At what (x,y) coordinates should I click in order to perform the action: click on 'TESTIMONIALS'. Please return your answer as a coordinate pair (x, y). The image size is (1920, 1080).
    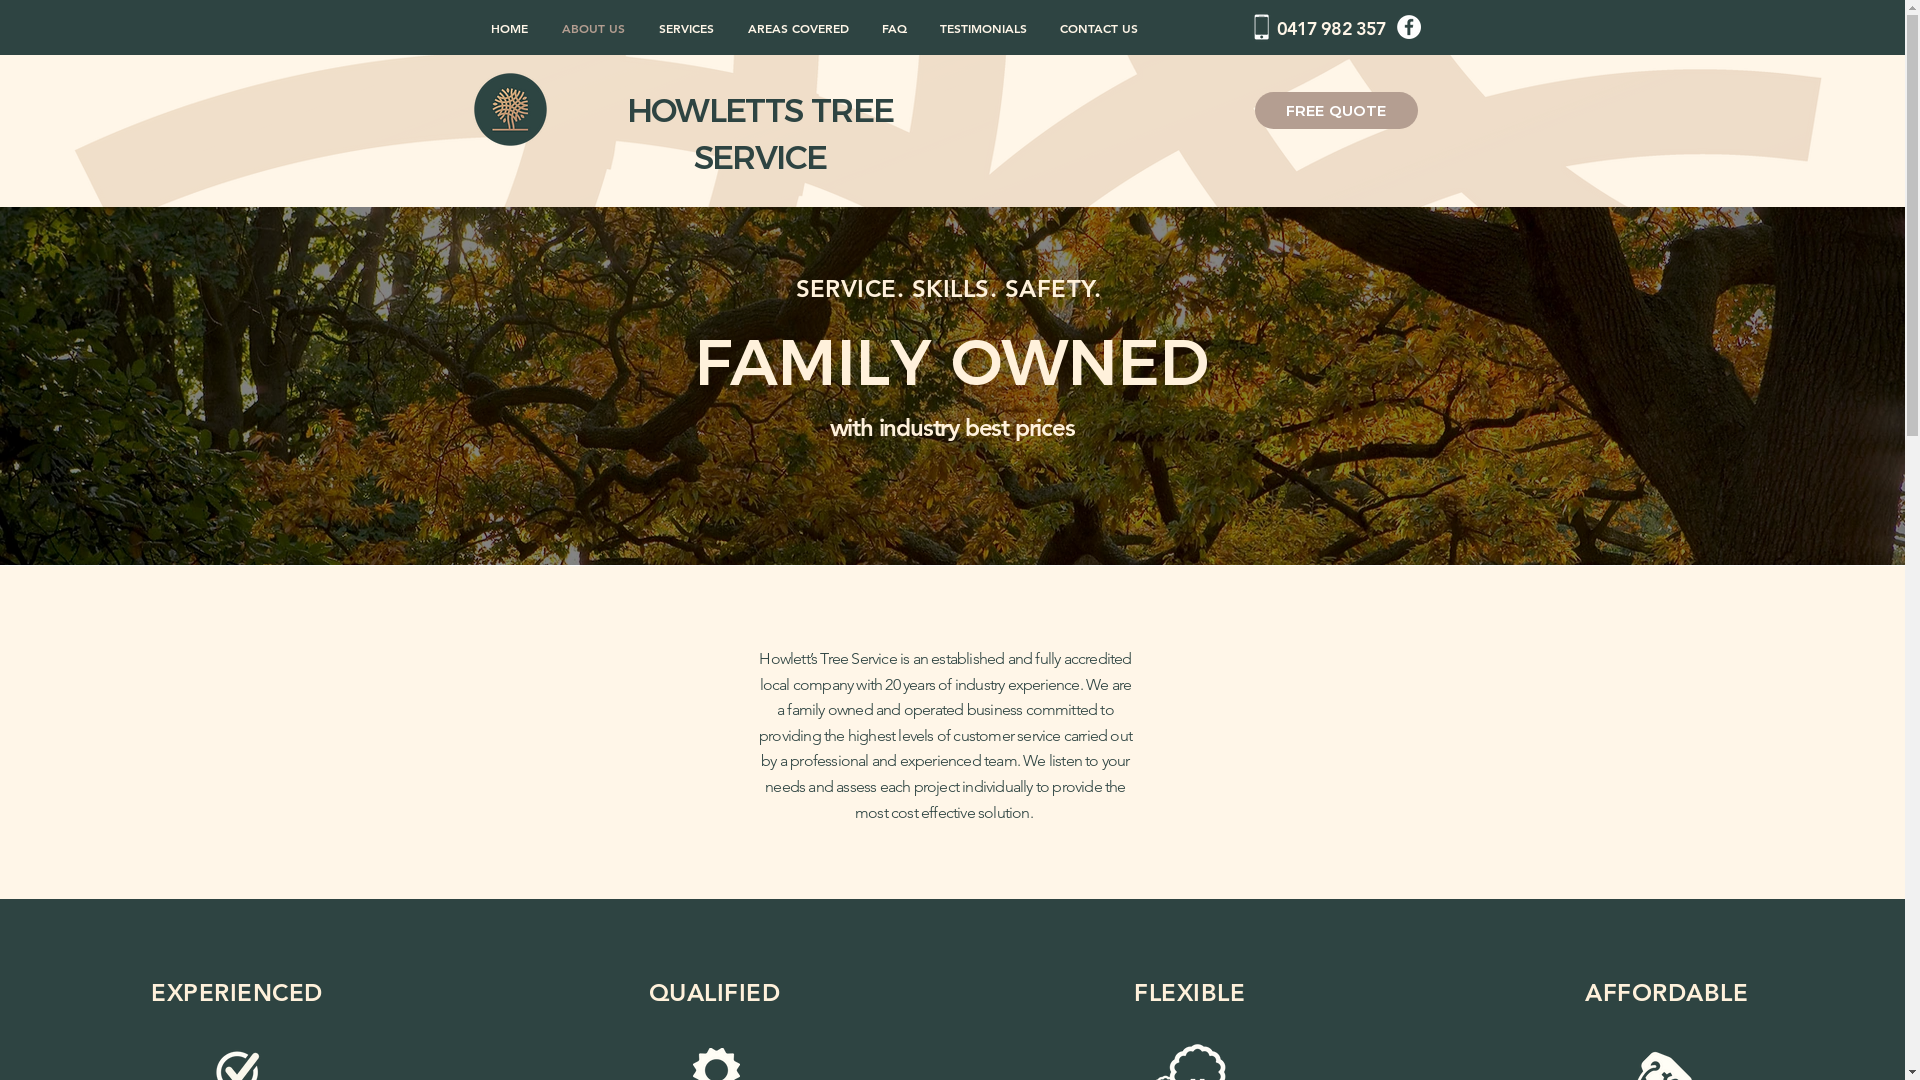
    Looking at the image, I should click on (983, 28).